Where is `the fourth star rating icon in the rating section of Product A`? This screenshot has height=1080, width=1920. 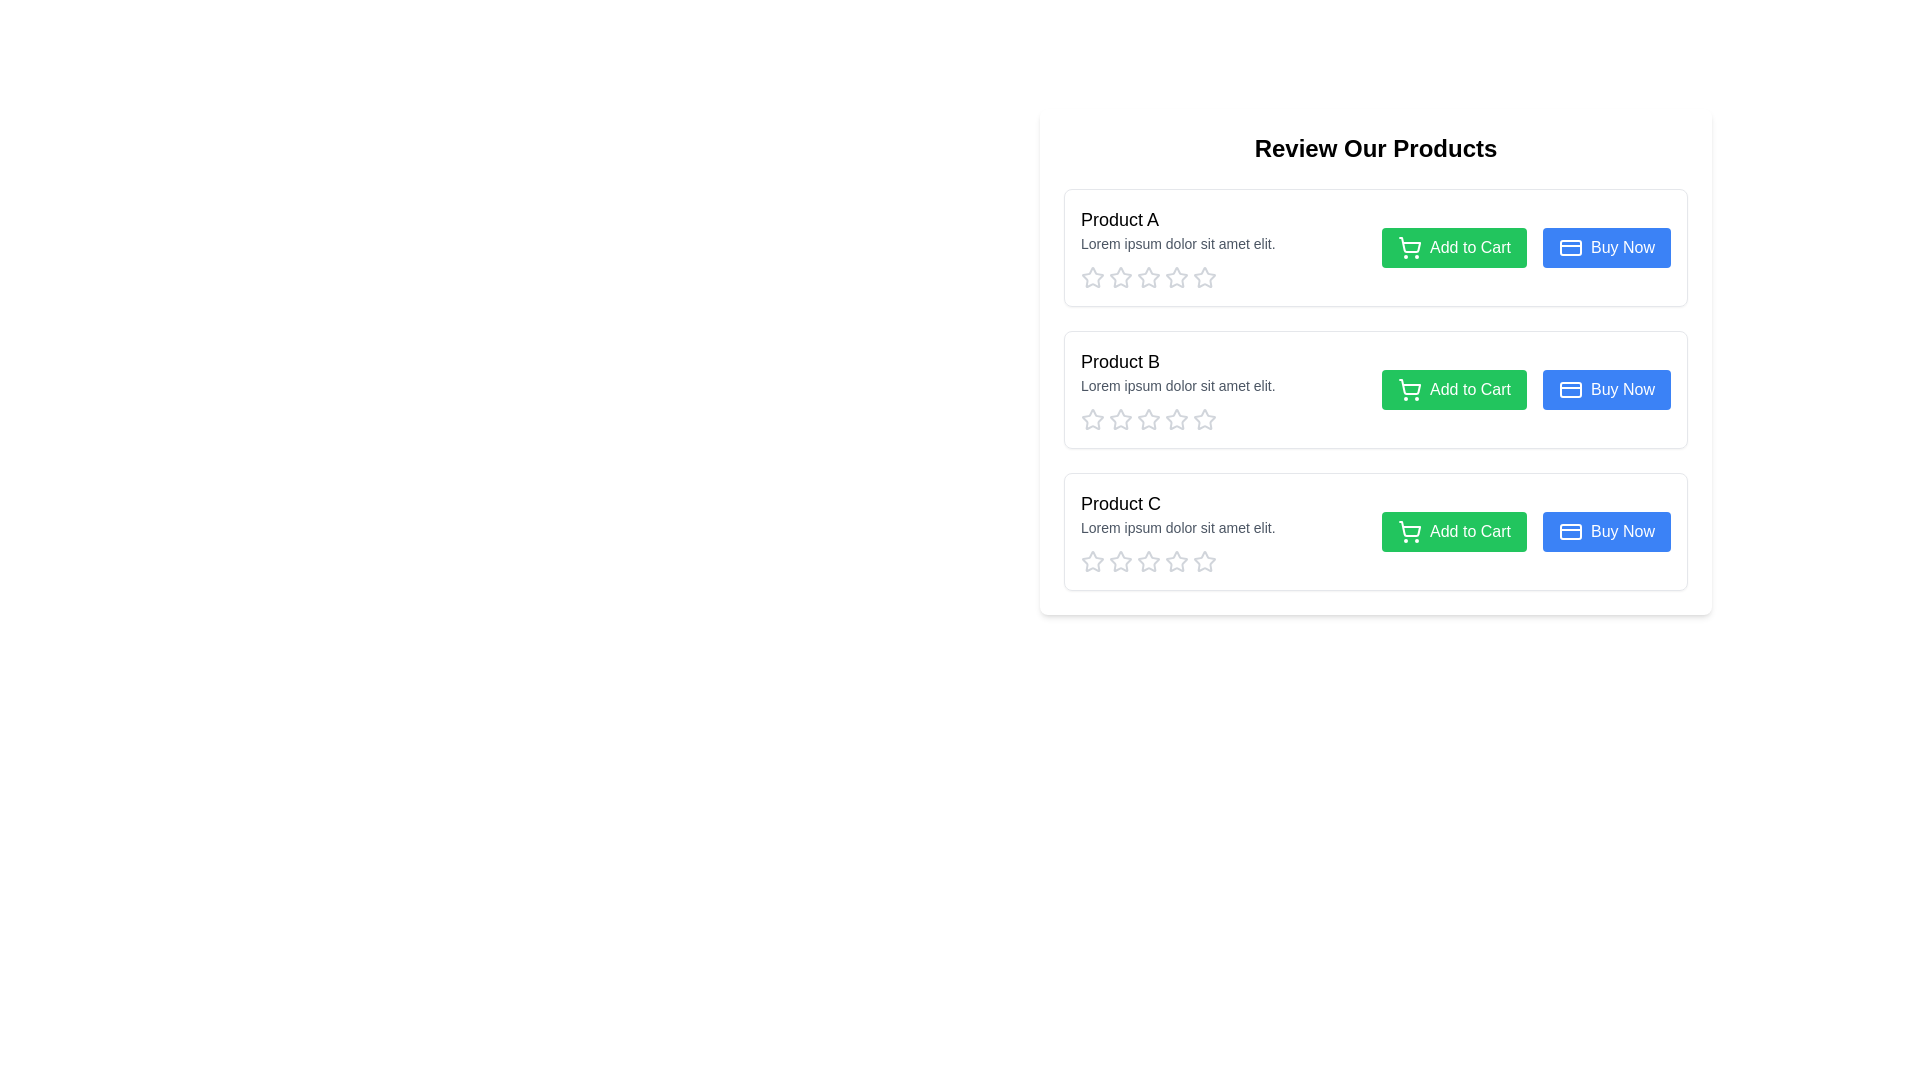
the fourth star rating icon in the rating section of Product A is located at coordinates (1148, 277).